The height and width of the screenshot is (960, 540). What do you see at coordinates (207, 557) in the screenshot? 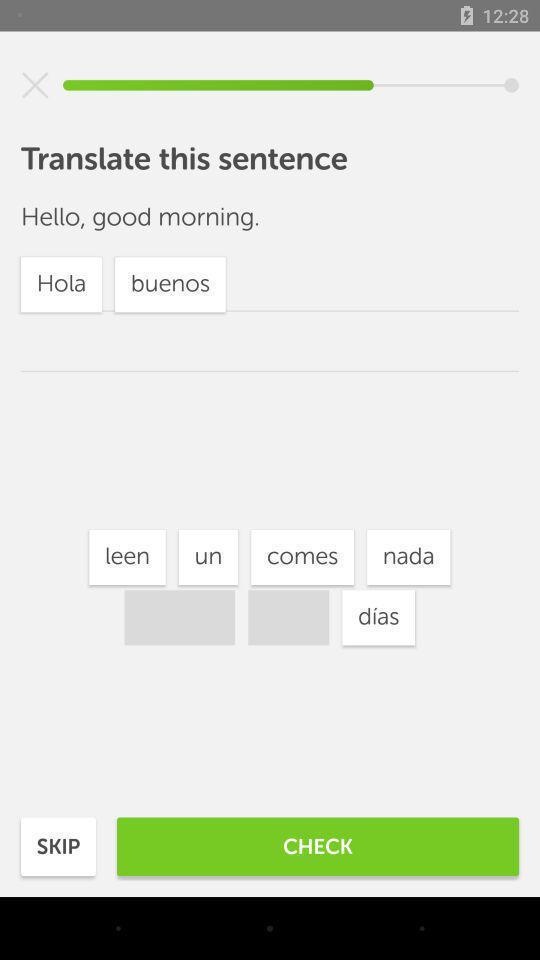
I see `item to the left of hola icon` at bounding box center [207, 557].